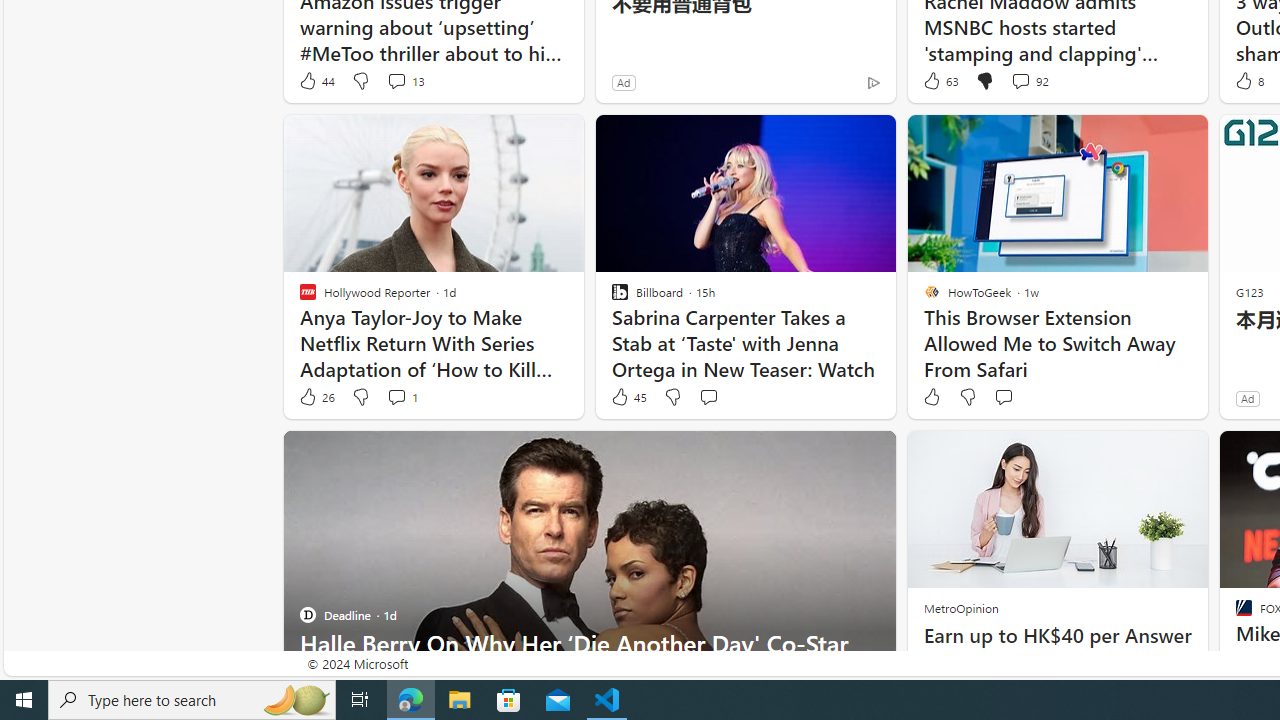  What do you see at coordinates (315, 80) in the screenshot?
I see `'44 Like'` at bounding box center [315, 80].